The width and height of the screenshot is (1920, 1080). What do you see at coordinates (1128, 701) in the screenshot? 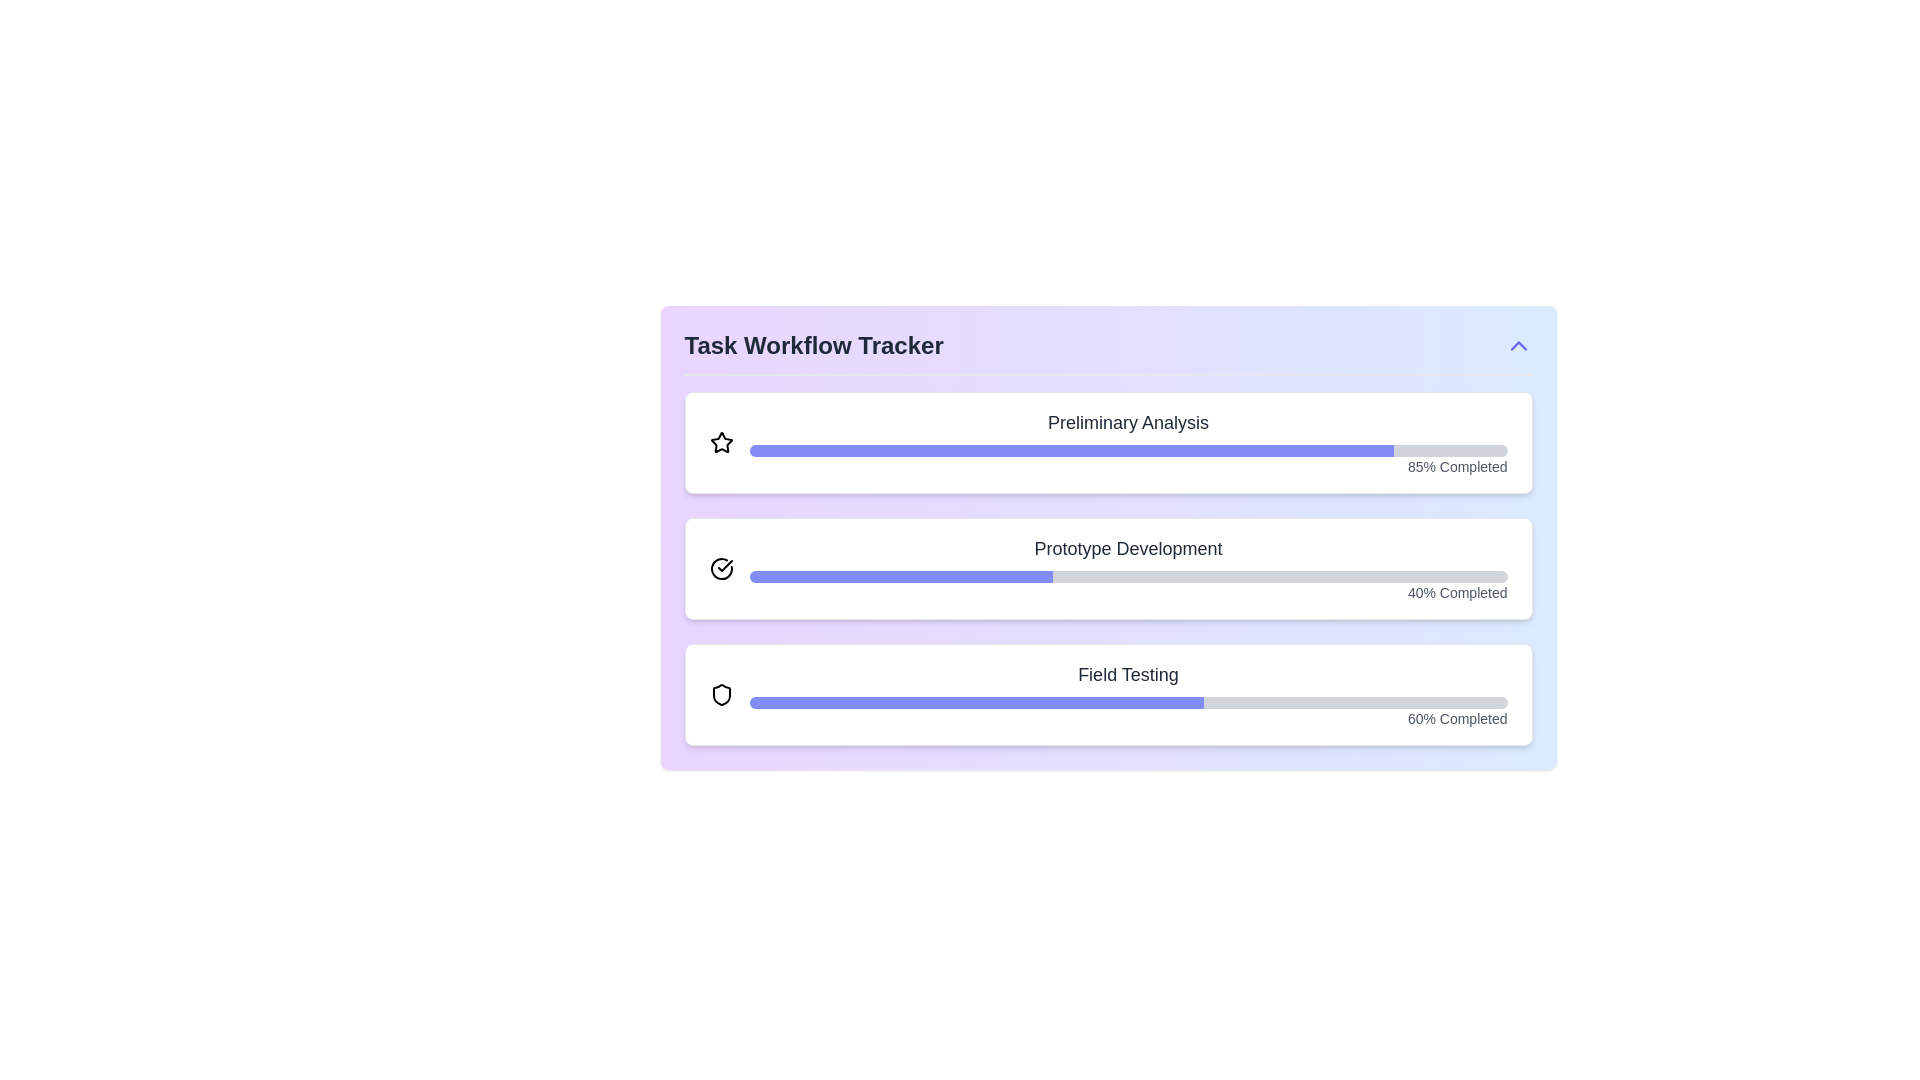
I see `the horizontal progress bar indicating the completion status of the 'Field Testing' task, located below the 'Field Testing' label and above the '60% Completed' text` at bounding box center [1128, 701].